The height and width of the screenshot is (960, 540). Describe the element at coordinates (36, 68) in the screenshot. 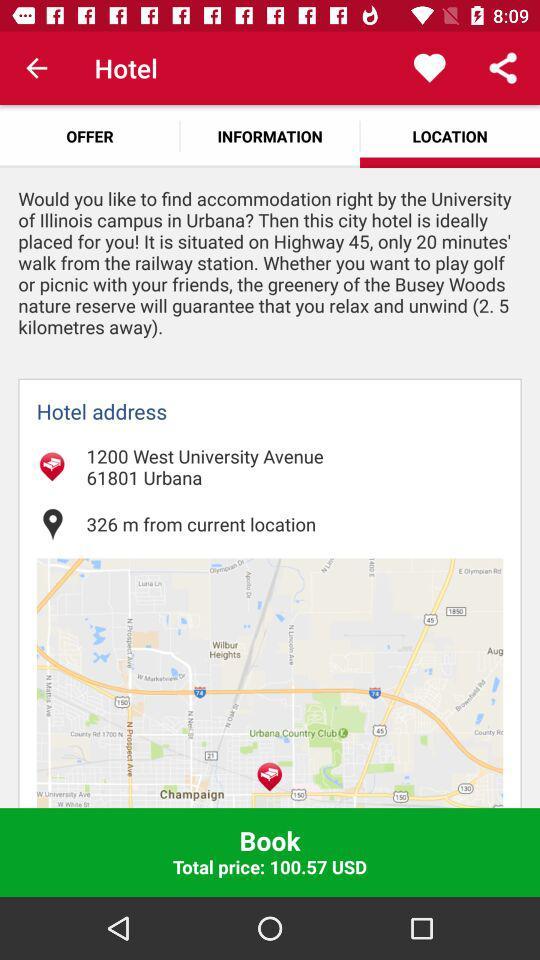

I see `the icon above offer app` at that location.